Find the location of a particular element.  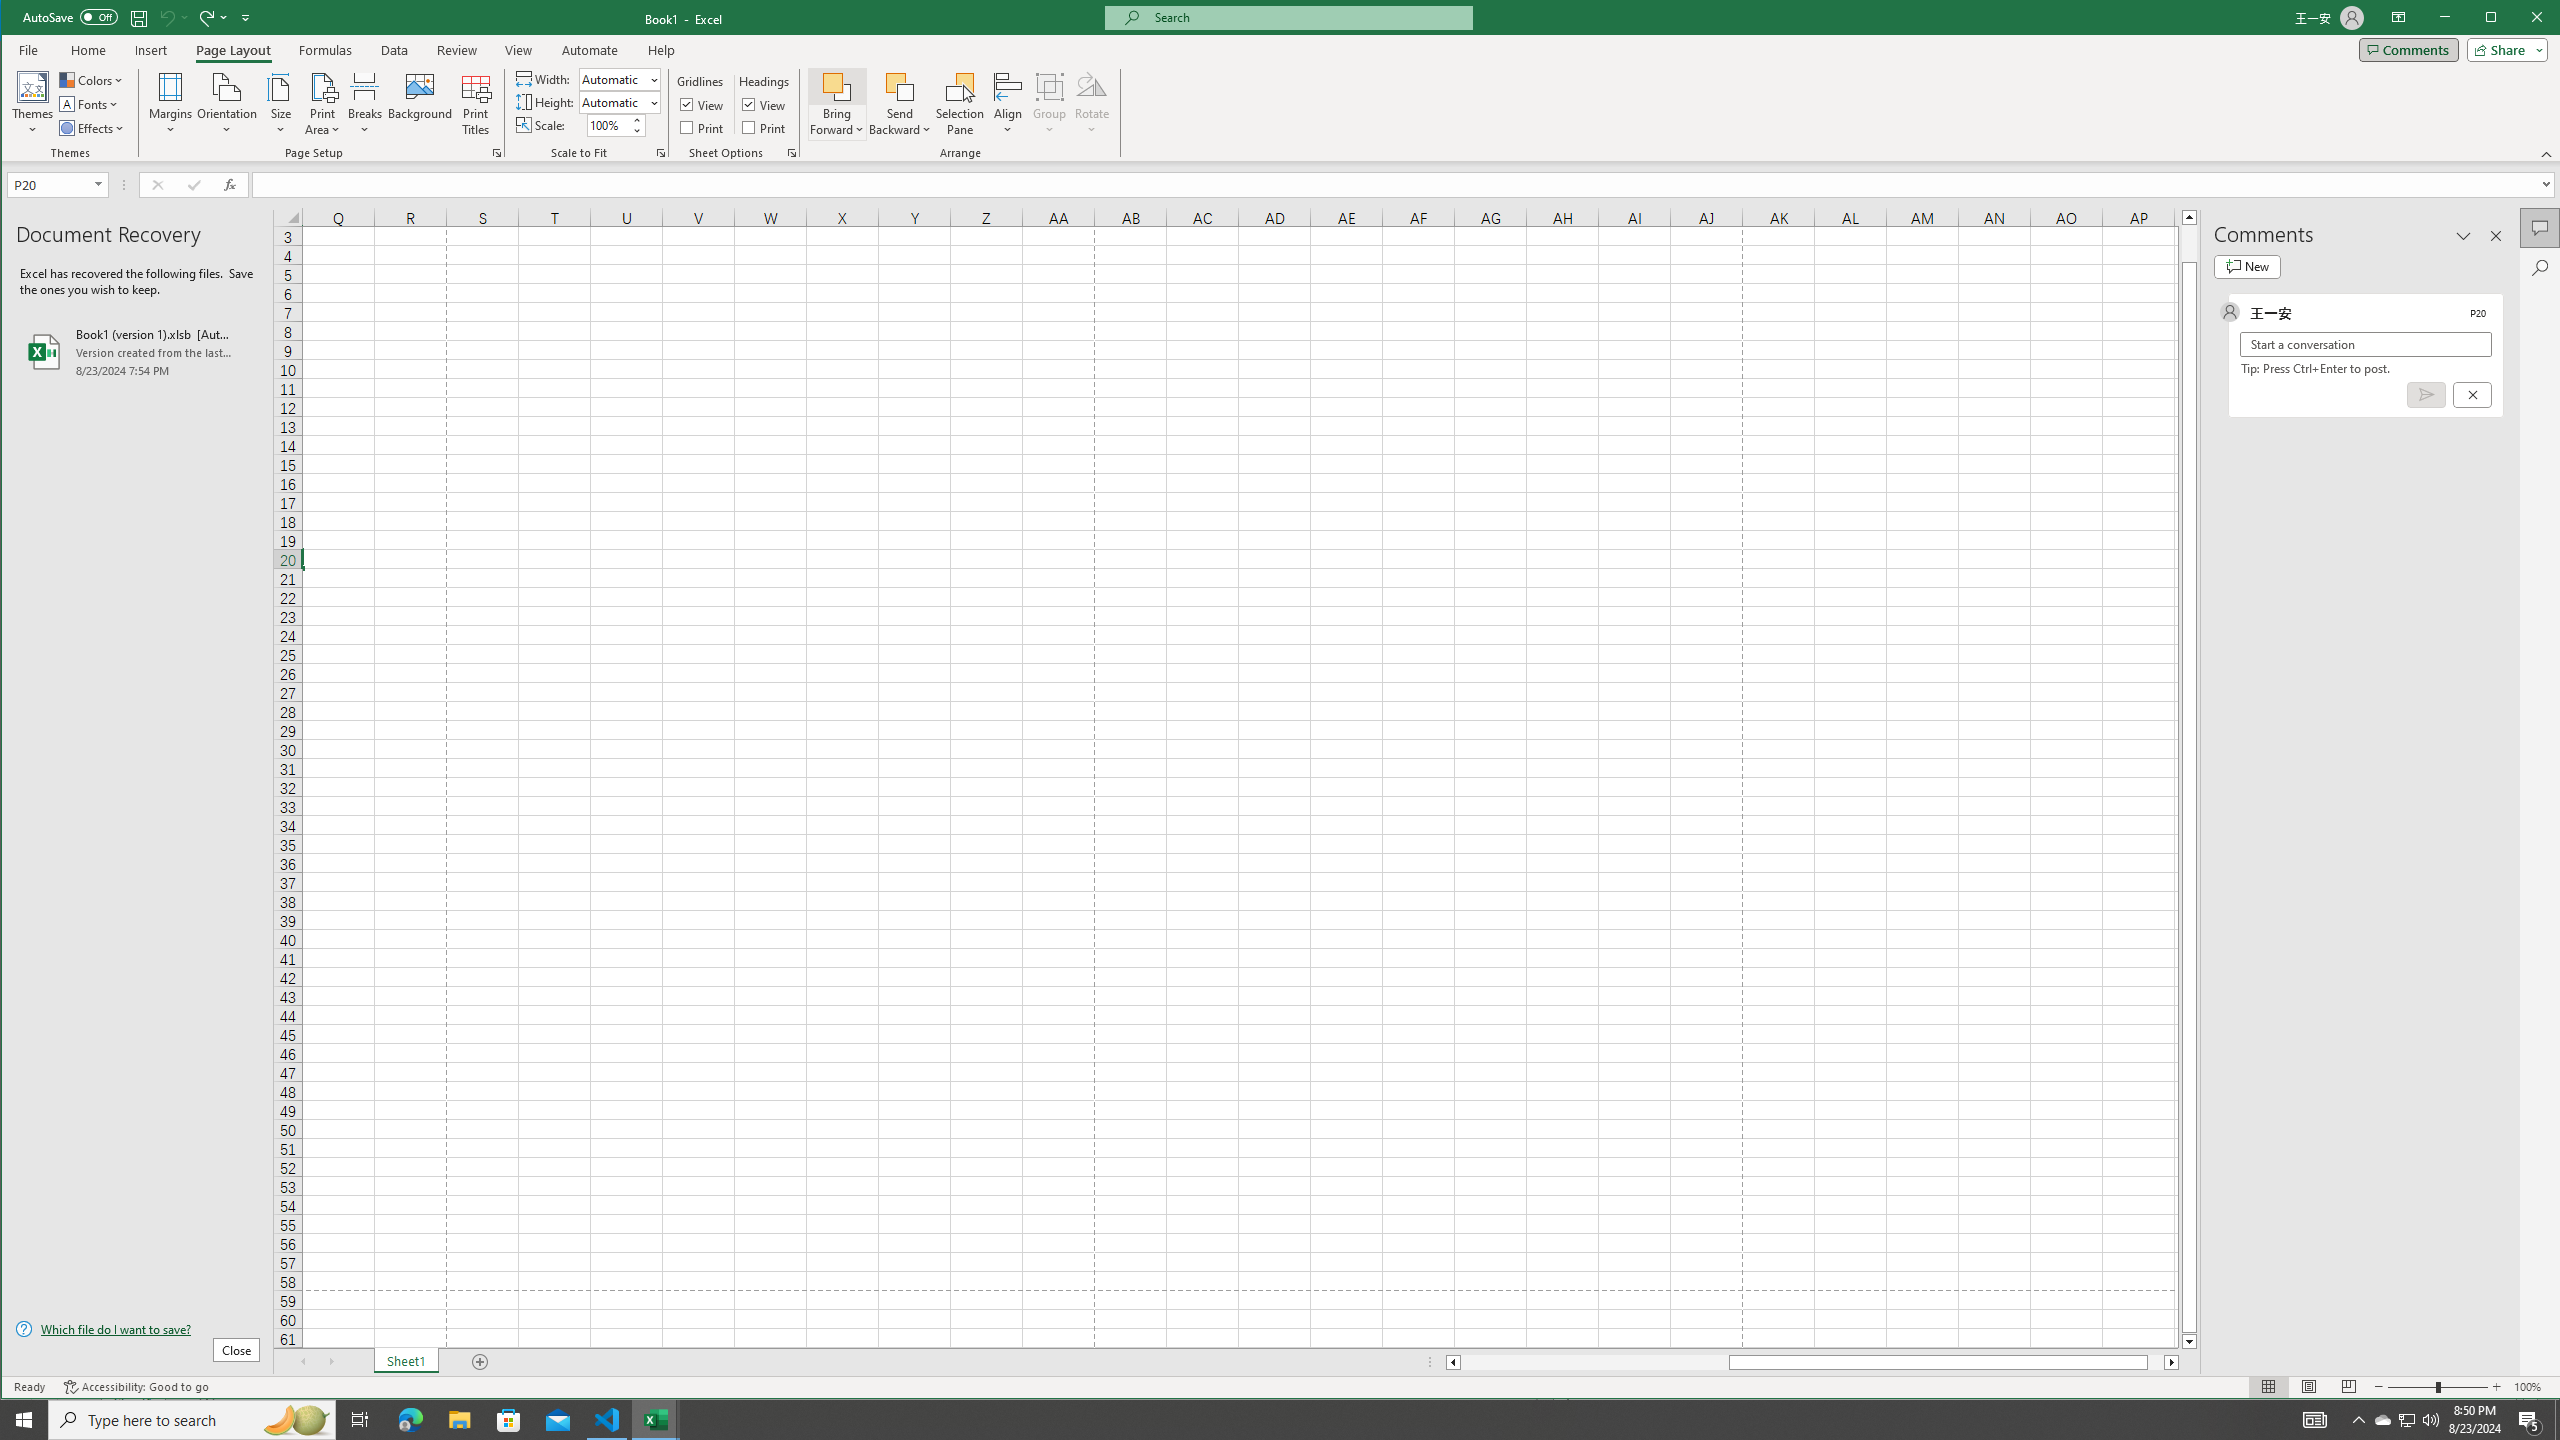

'Effects' is located at coordinates (93, 127).